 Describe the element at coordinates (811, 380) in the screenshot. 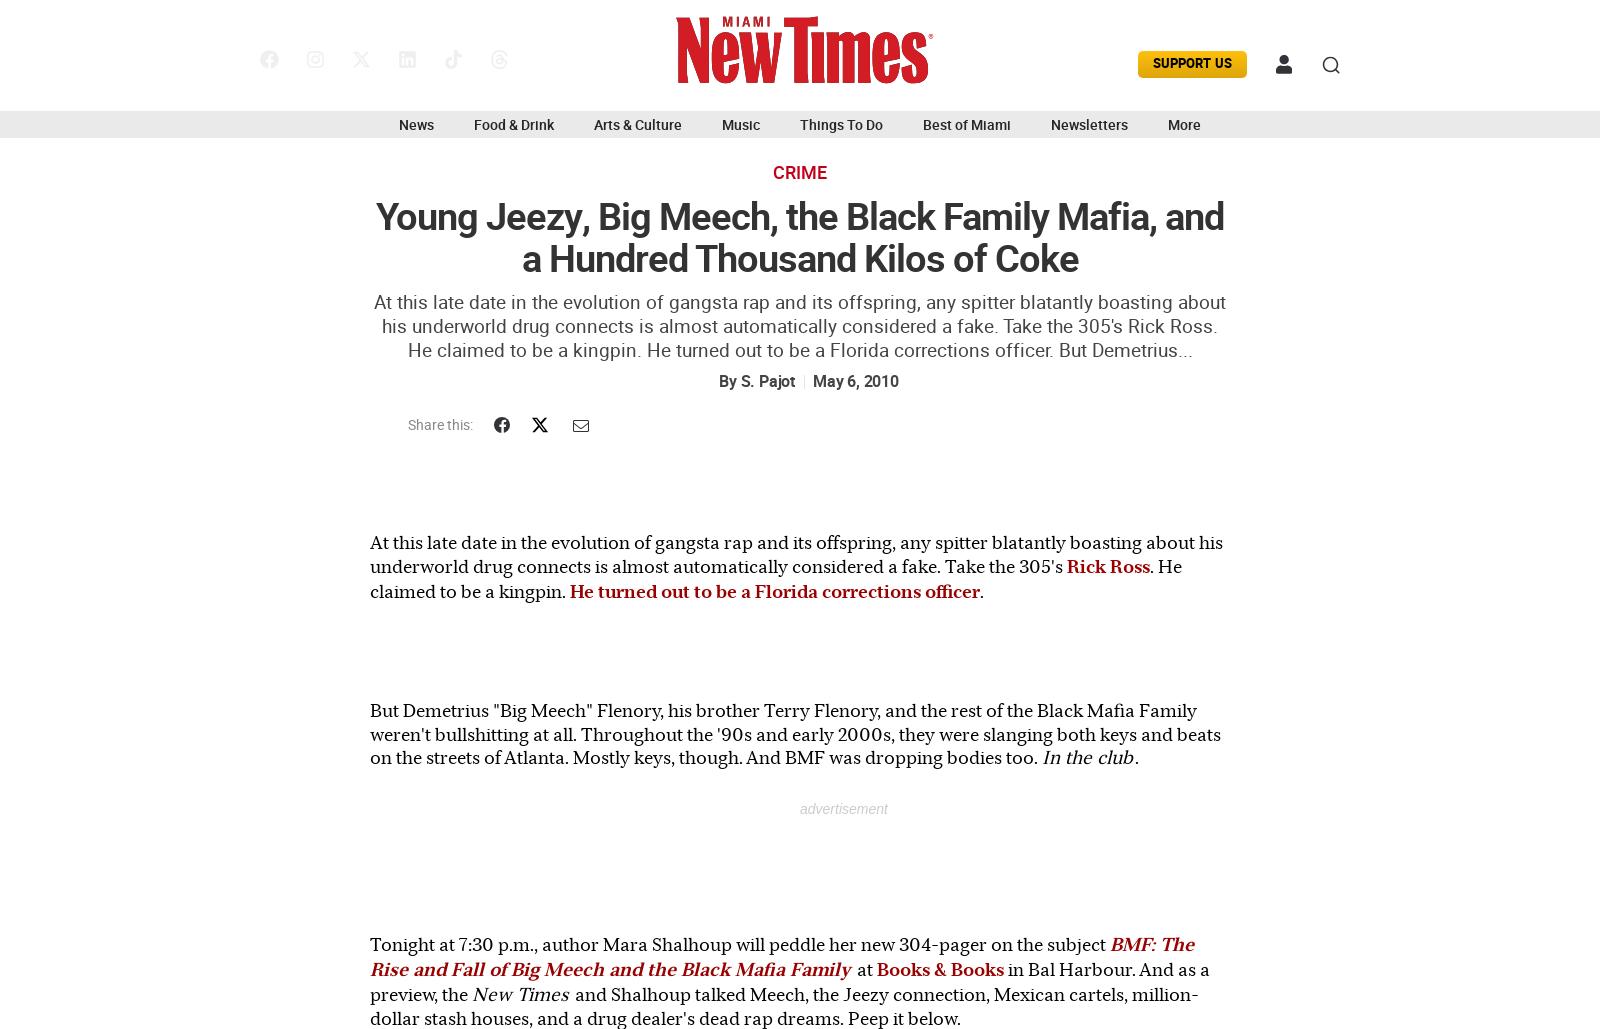

I see `'May 6, 2010'` at that location.